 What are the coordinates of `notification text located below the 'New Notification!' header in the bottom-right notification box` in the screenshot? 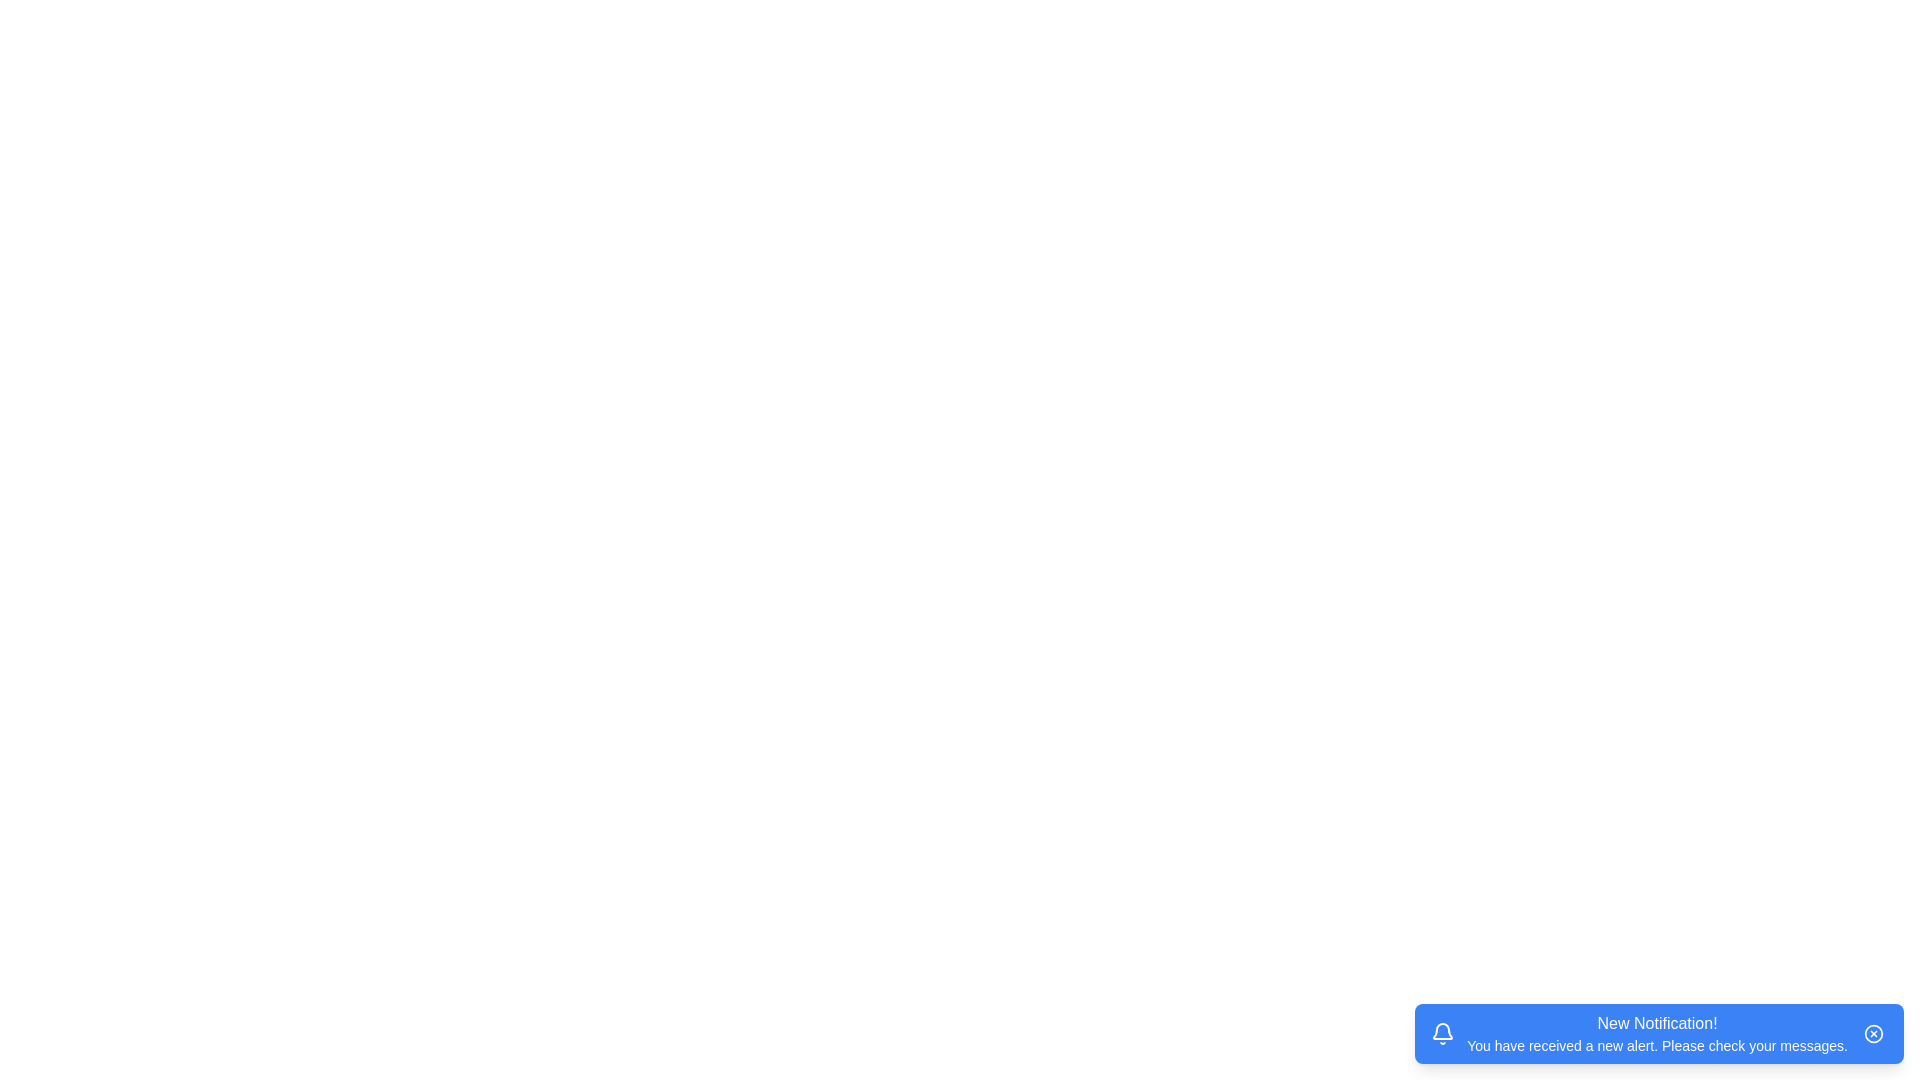 It's located at (1657, 1044).